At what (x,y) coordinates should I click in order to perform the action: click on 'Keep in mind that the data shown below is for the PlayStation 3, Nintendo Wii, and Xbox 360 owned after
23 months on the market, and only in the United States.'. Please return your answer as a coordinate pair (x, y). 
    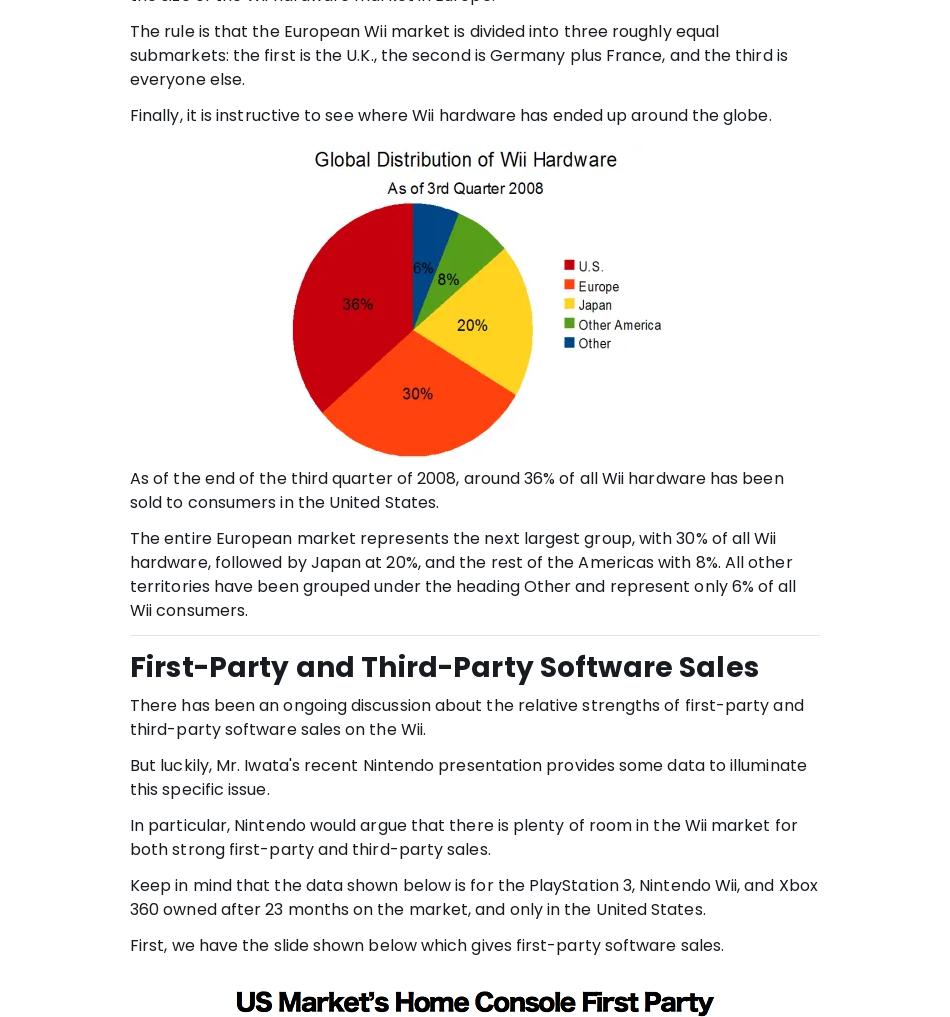
    Looking at the image, I should click on (472, 896).